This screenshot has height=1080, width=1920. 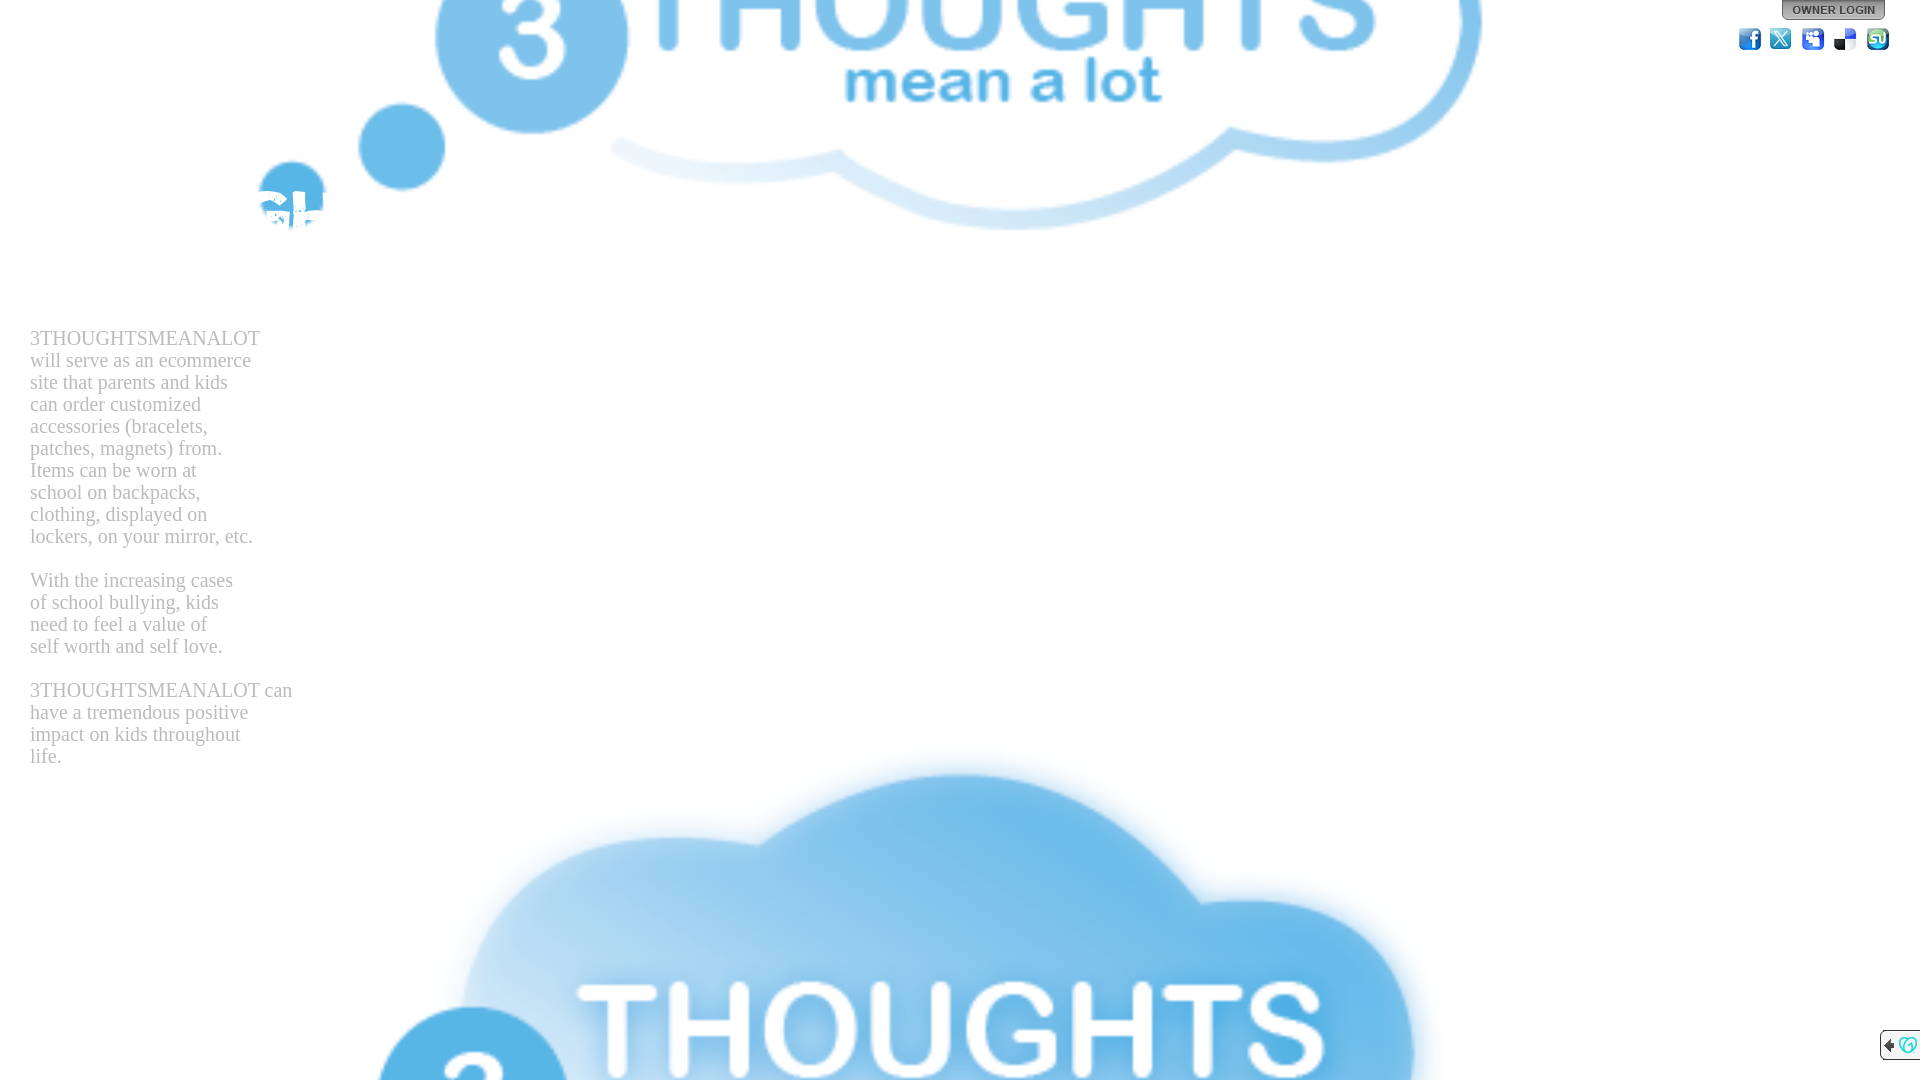 I want to click on 'Facebook', so click(x=1749, y=38).